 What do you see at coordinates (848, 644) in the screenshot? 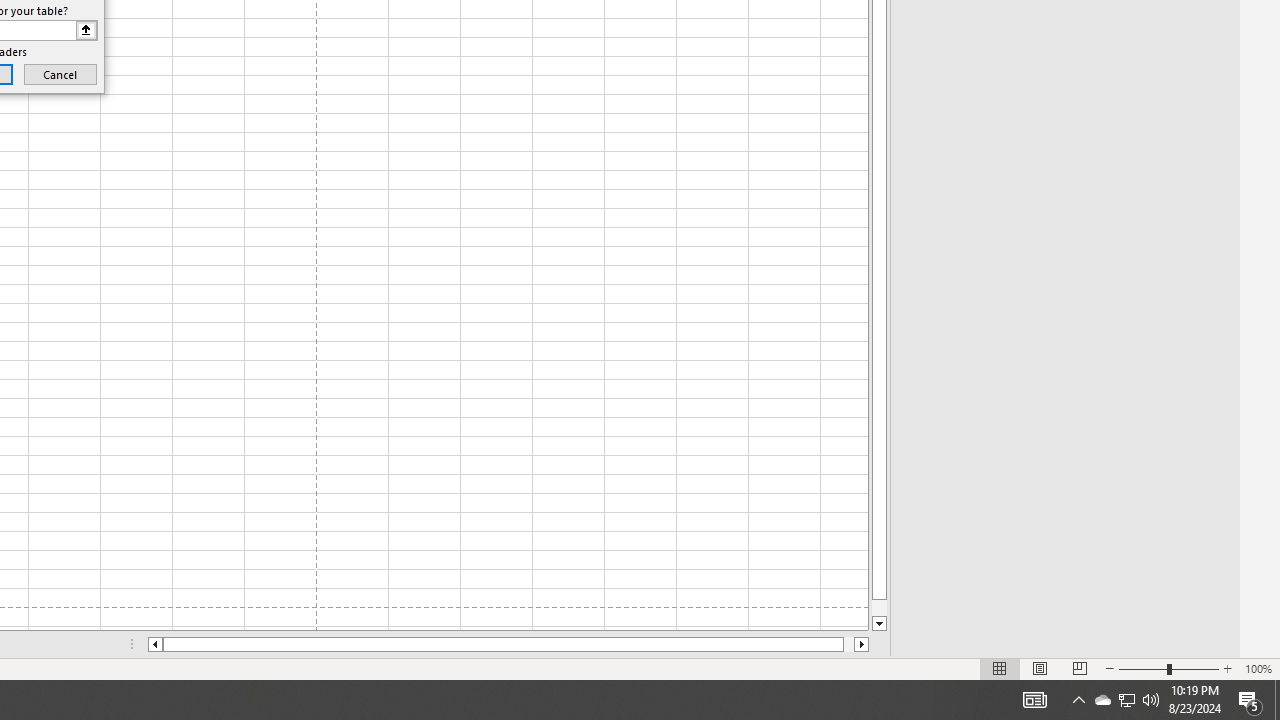
I see `'Page right'` at bounding box center [848, 644].